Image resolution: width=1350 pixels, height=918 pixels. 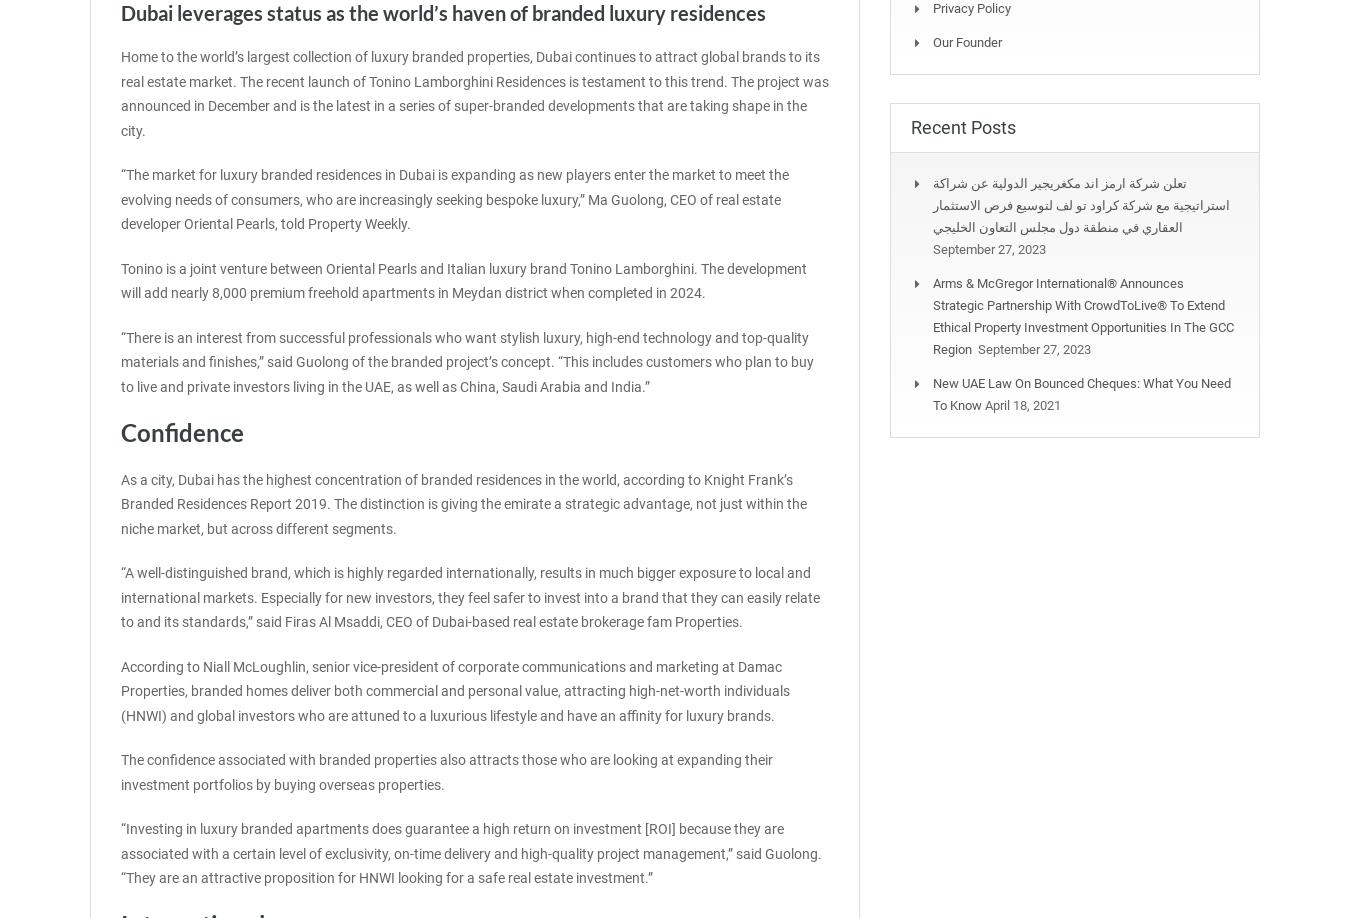 What do you see at coordinates (120, 361) in the screenshot?
I see `'“There is an interest from successful professionals who want stylish luxury, high-end technology and top-quality materials and finishes,” said Guolong of the branded project’s concept. “This includes customers who plan to buy to live and private investors living in the UAE, as well as China, Saudi Arabia and India.”'` at bounding box center [120, 361].